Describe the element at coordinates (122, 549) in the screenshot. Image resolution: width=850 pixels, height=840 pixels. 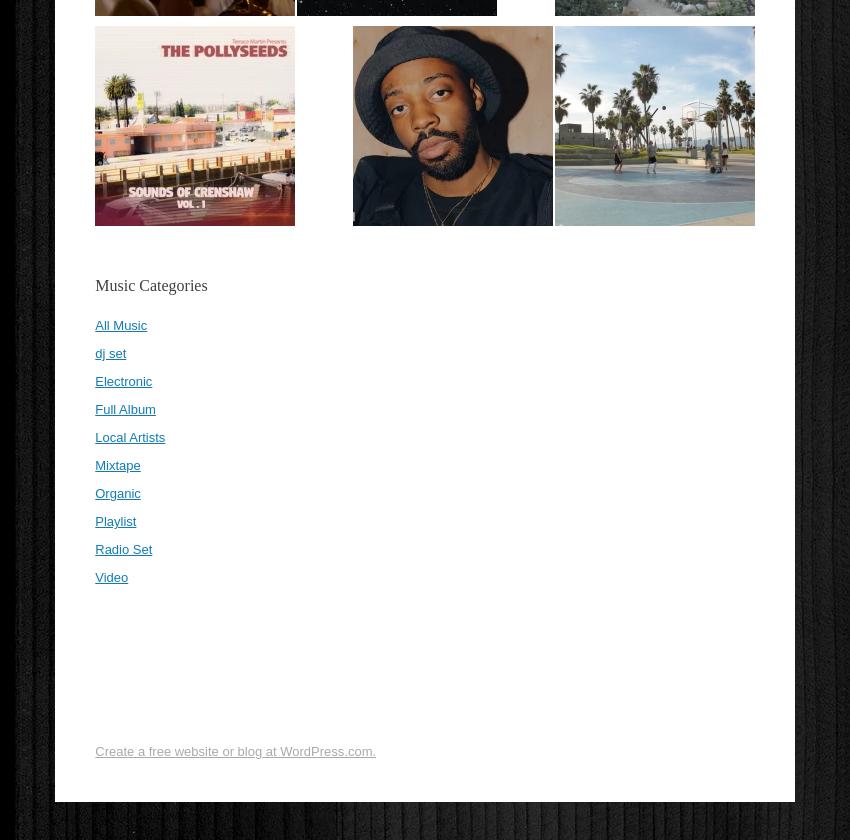
I see `'Radio Set'` at that location.